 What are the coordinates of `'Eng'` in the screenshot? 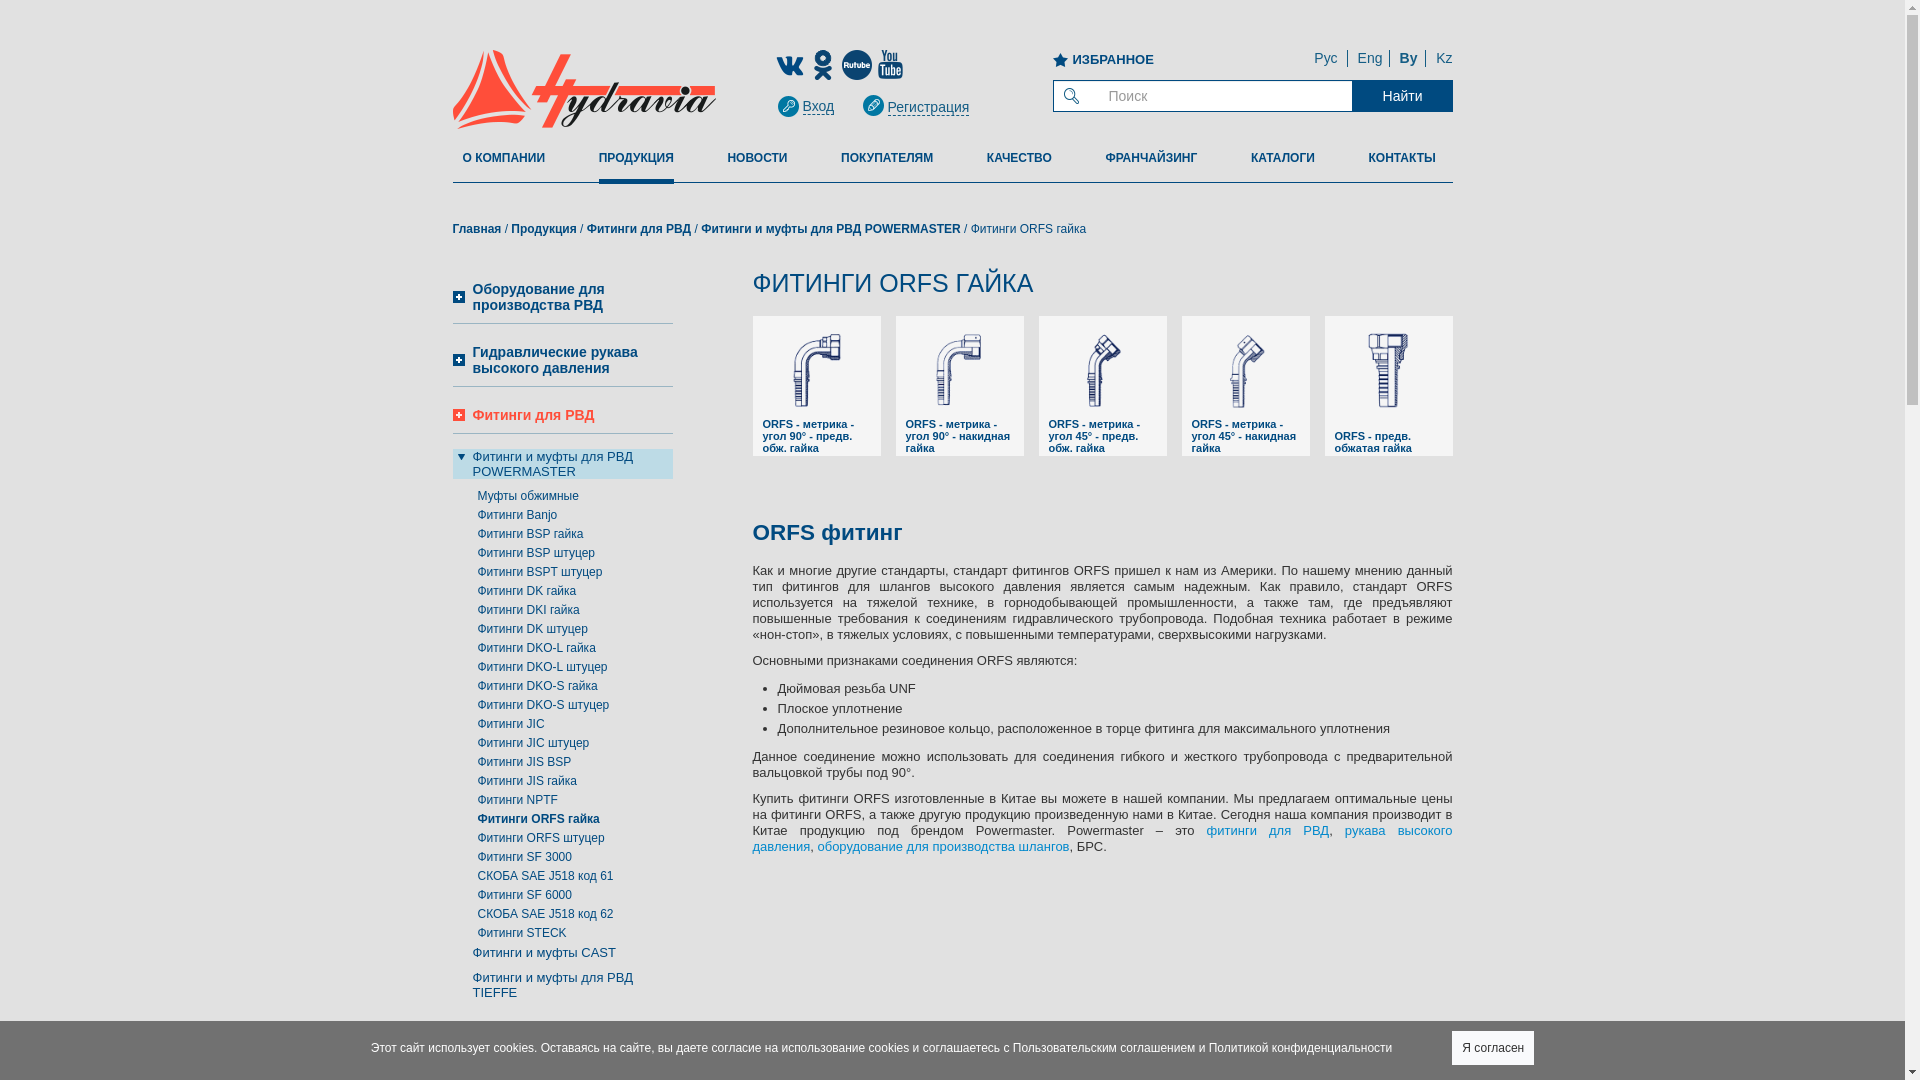 It's located at (1369, 56).